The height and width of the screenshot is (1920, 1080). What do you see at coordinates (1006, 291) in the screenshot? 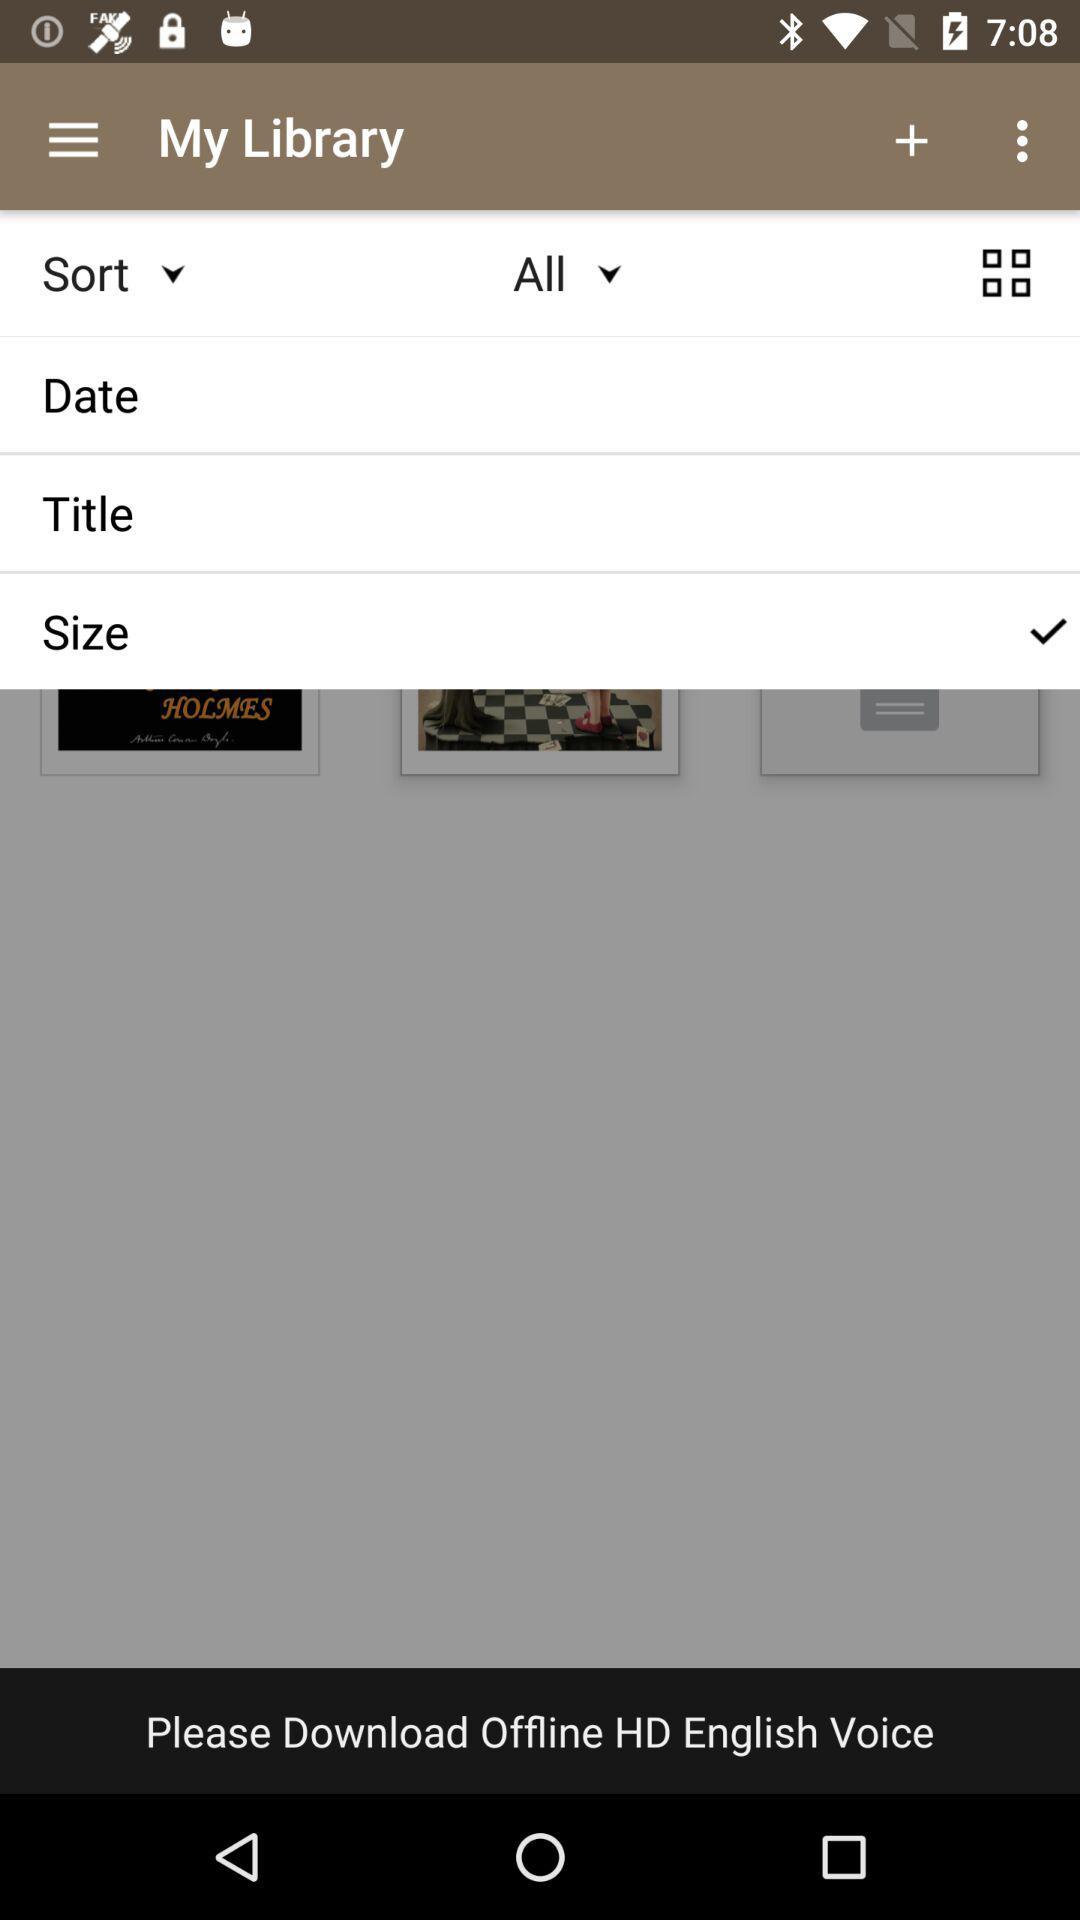
I see `the dashboard icon` at bounding box center [1006, 291].